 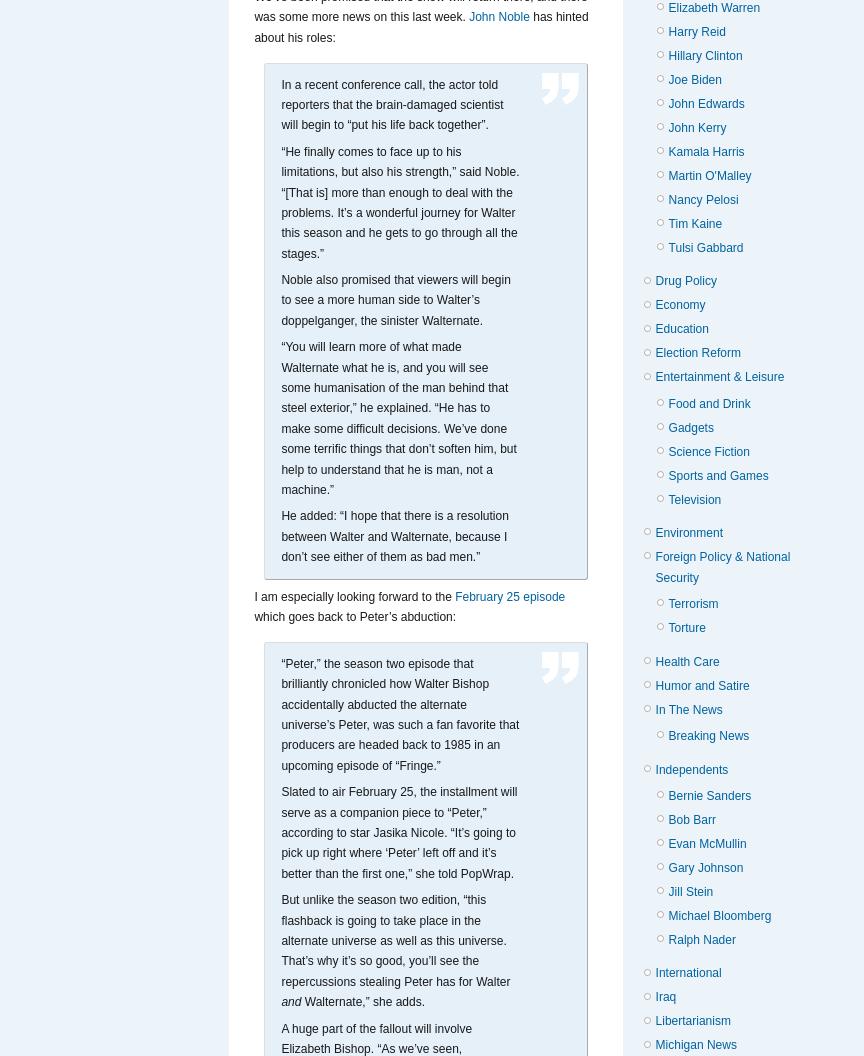 What do you see at coordinates (685, 281) in the screenshot?
I see `'Drug Policy'` at bounding box center [685, 281].